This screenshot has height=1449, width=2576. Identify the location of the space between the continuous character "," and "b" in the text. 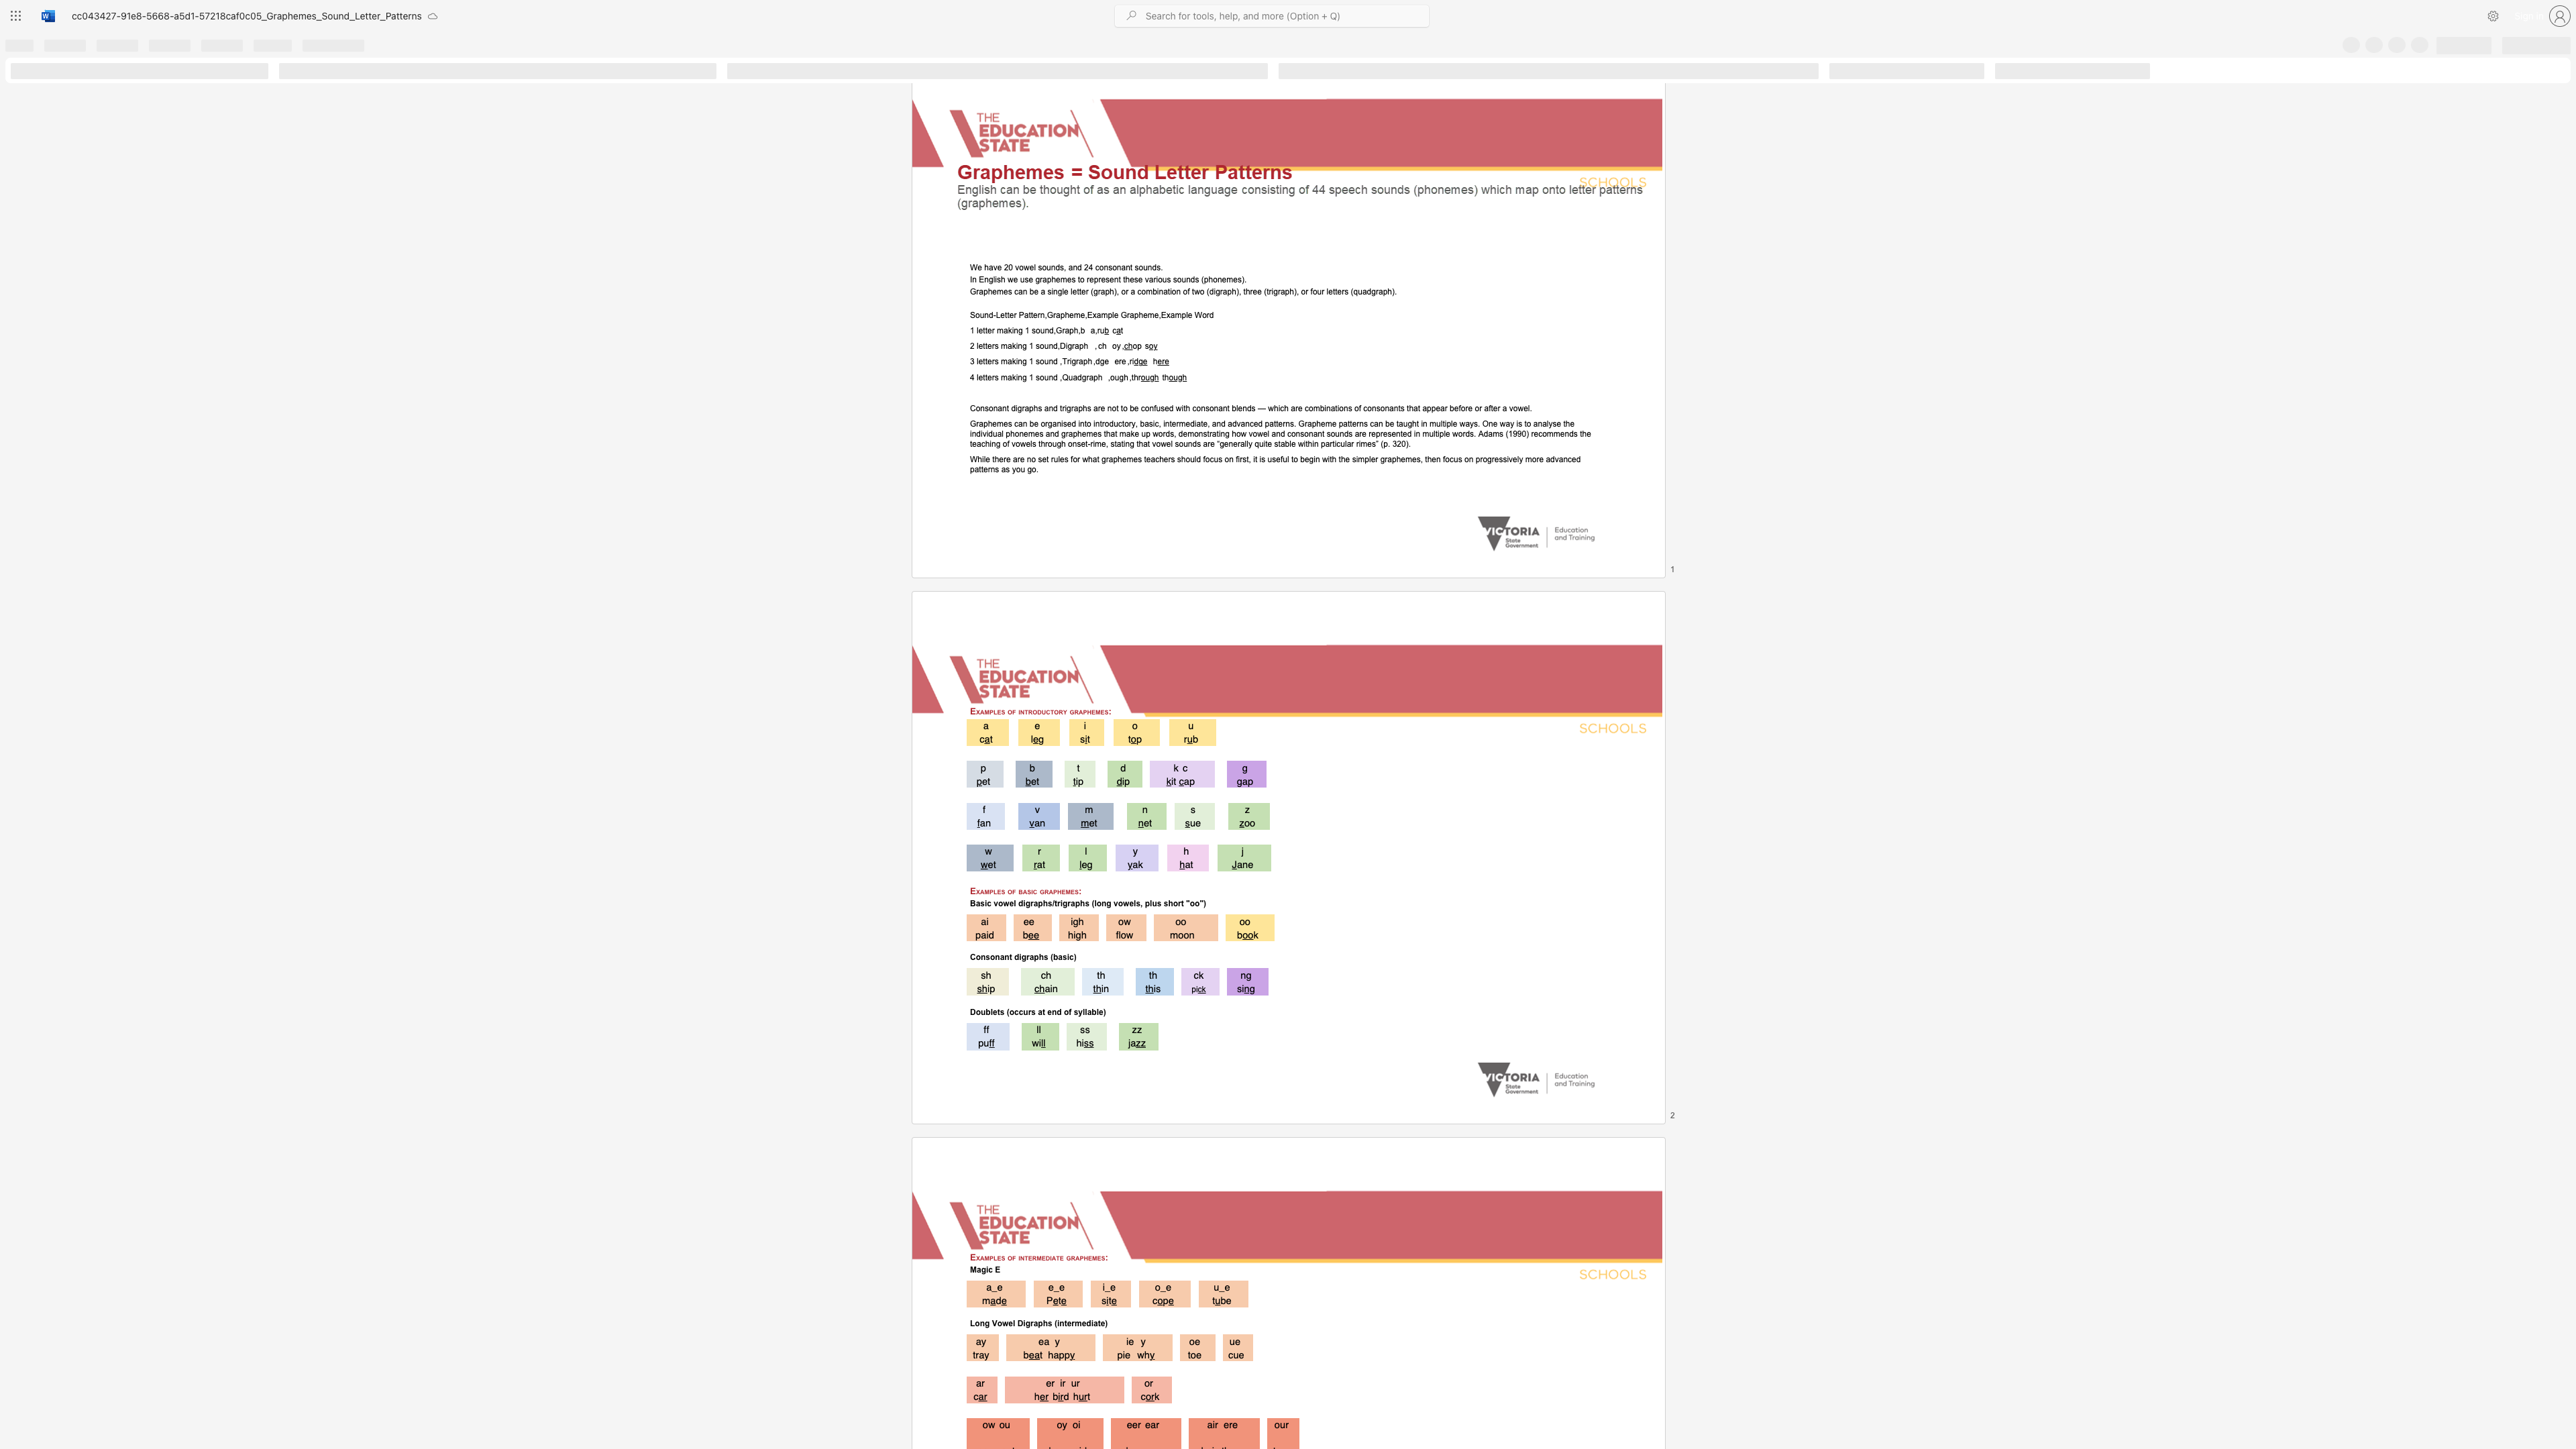
(1080, 329).